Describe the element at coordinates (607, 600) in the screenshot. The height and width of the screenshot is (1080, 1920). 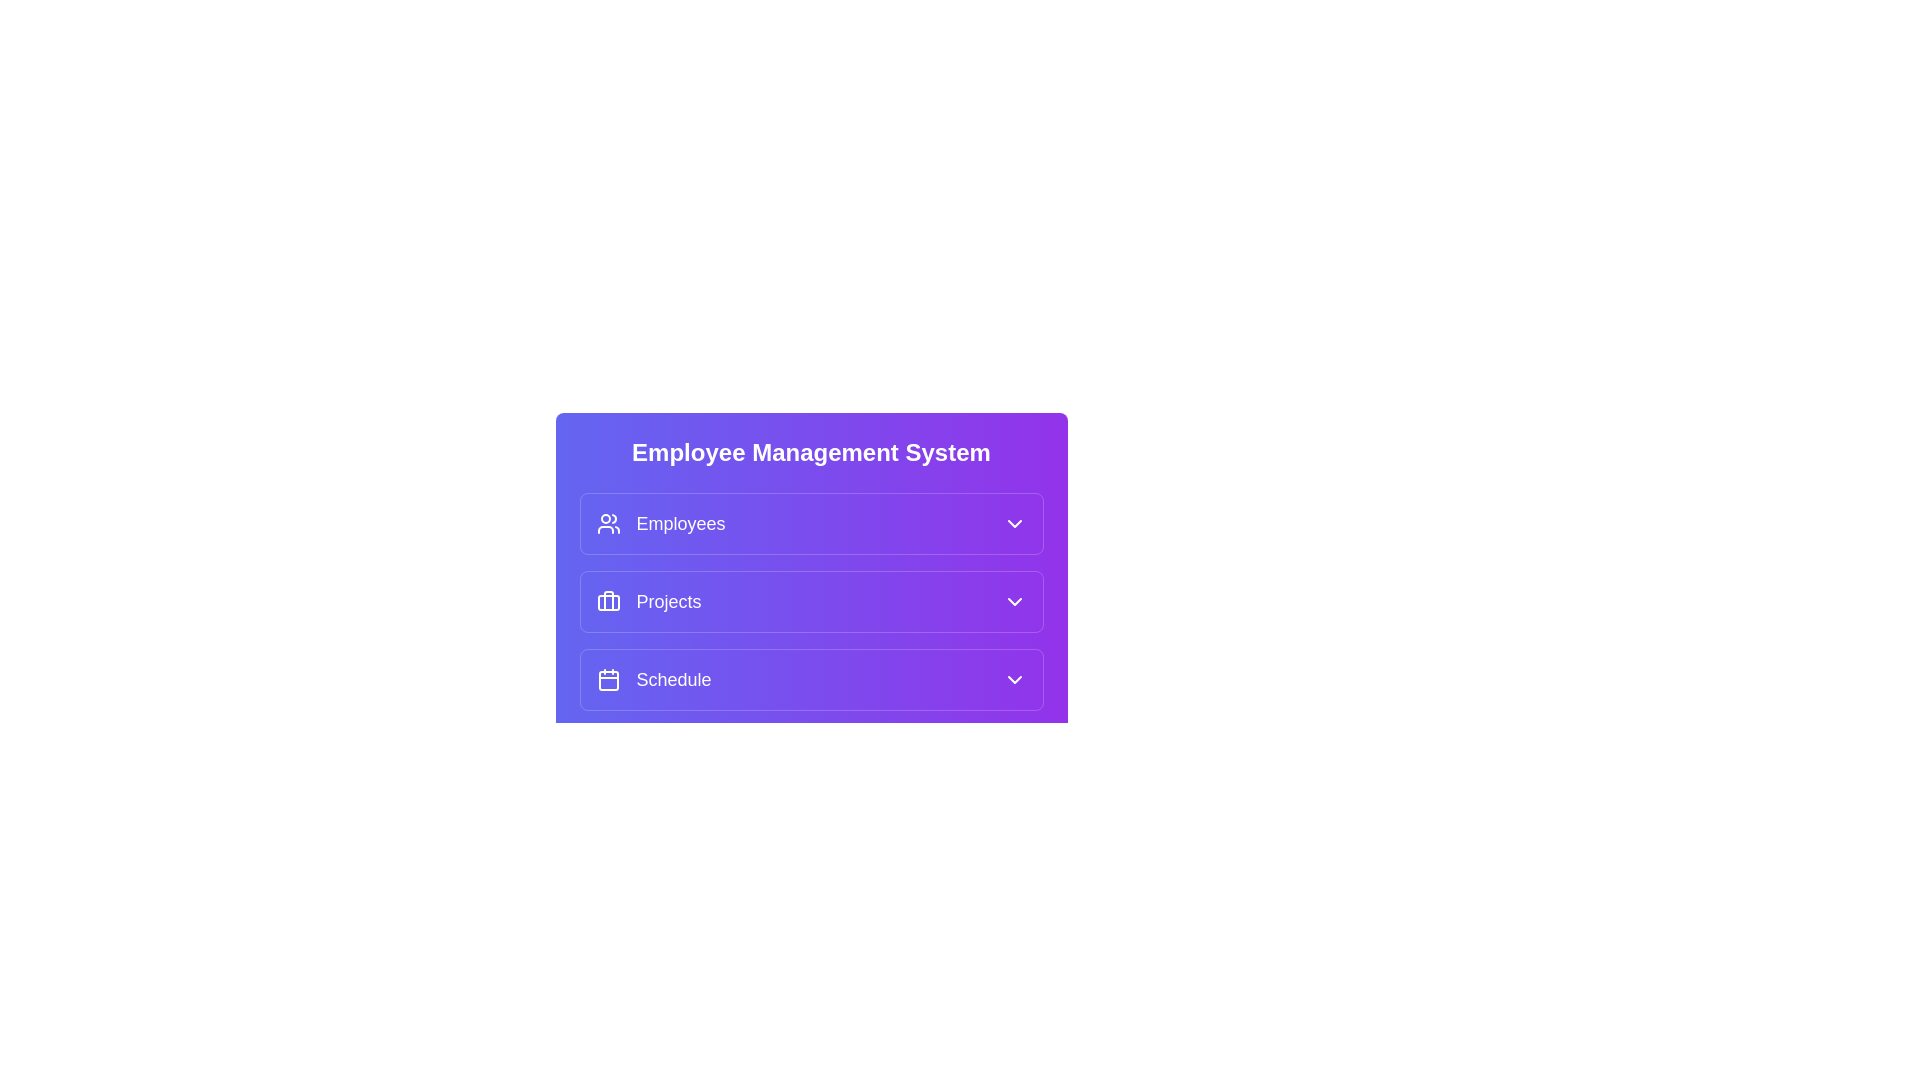
I see `the 'Projects' icon, which serves as a visual indicator for the 'Projects' section, located to the left of the text label 'Projects.'` at that location.